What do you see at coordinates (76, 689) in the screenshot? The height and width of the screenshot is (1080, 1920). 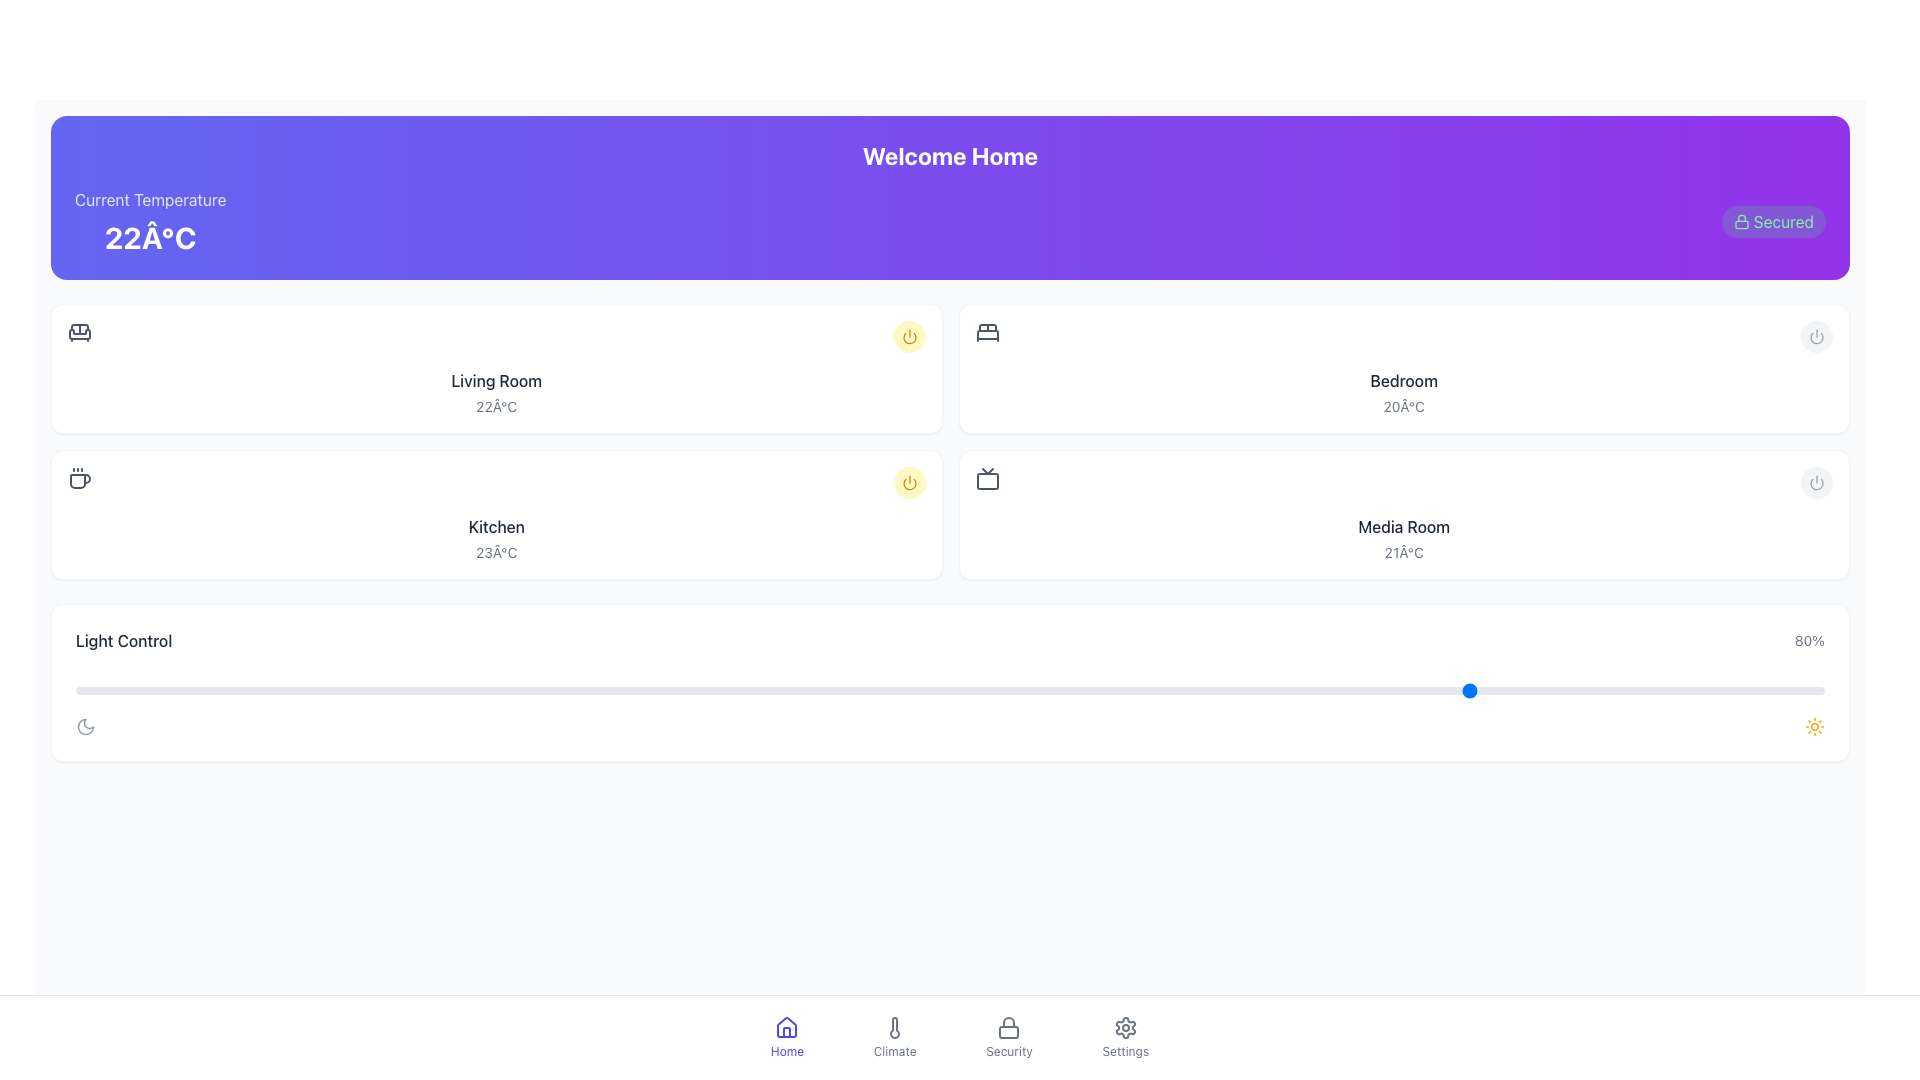 I see `the slider` at bounding box center [76, 689].